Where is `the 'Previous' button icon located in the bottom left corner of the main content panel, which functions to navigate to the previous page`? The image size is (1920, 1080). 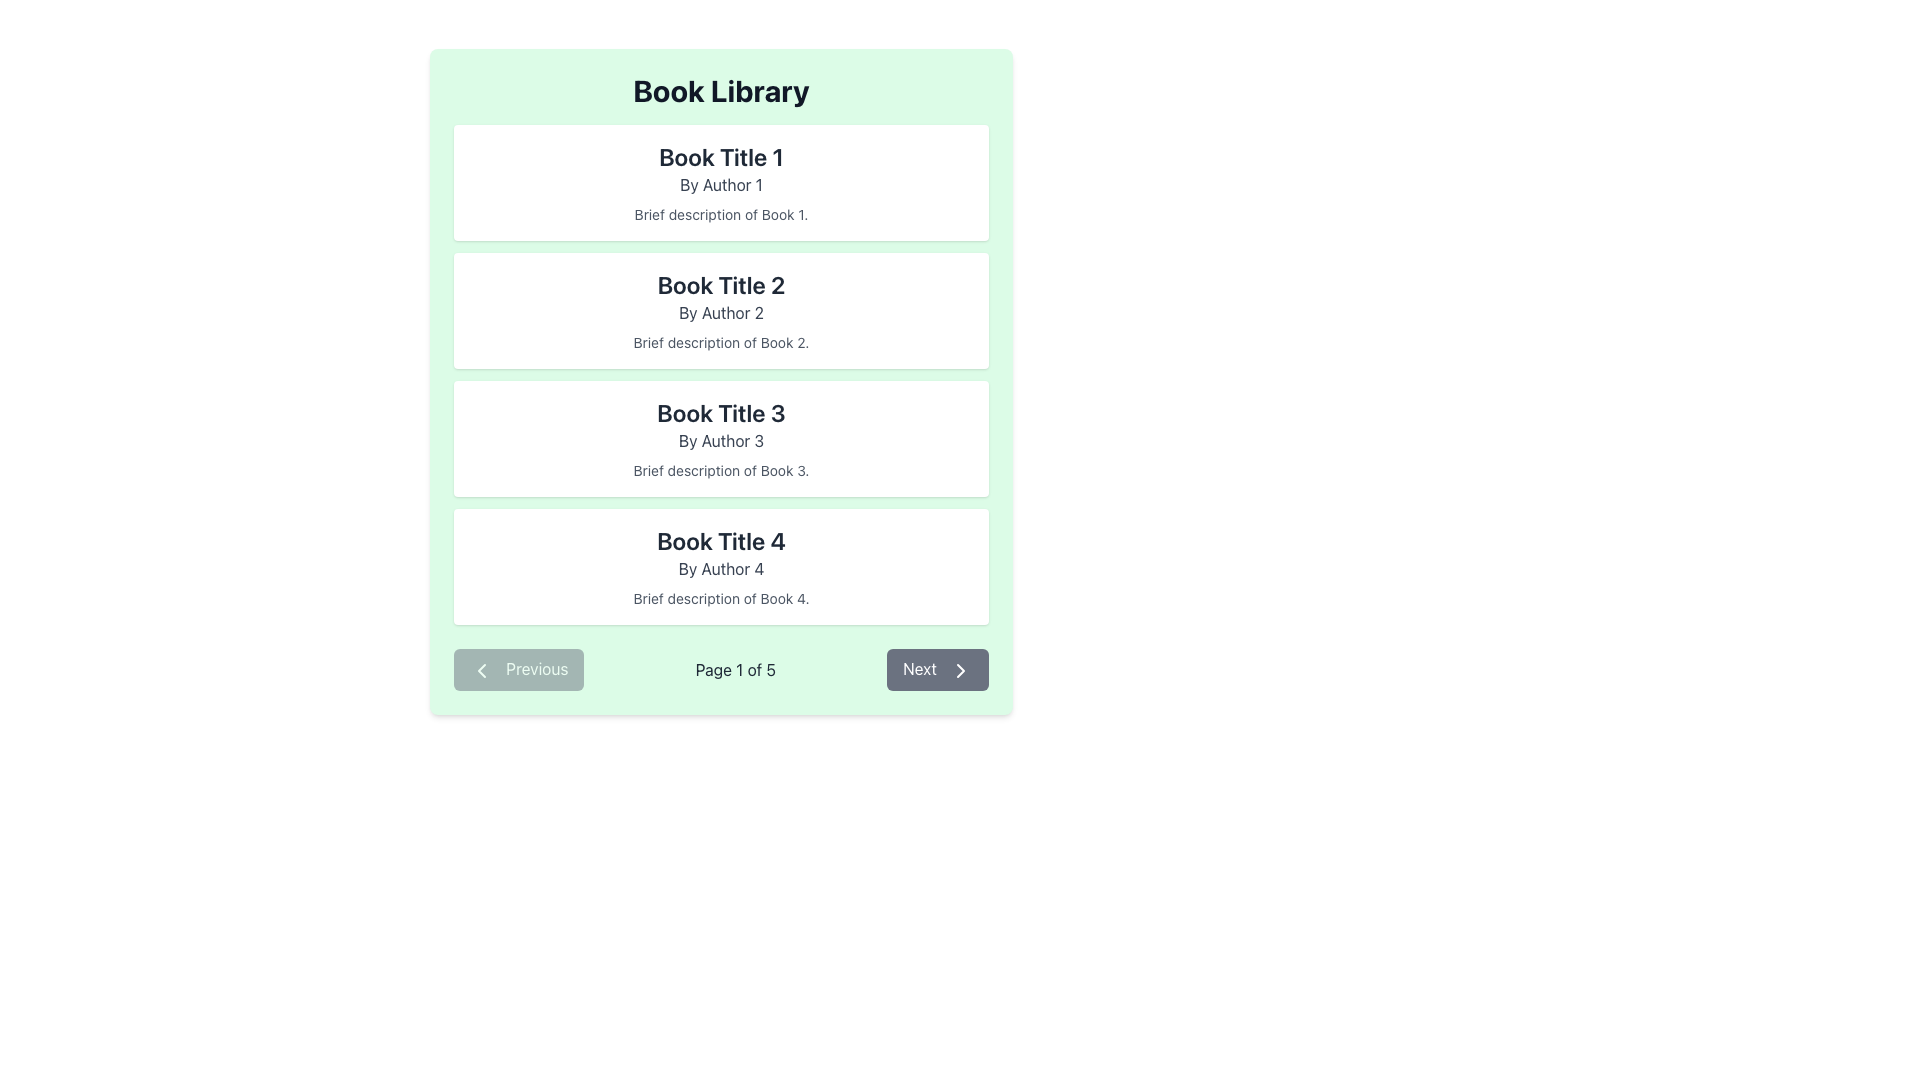
the 'Previous' button icon located in the bottom left corner of the main content panel, which functions to navigate to the previous page is located at coordinates (481, 670).